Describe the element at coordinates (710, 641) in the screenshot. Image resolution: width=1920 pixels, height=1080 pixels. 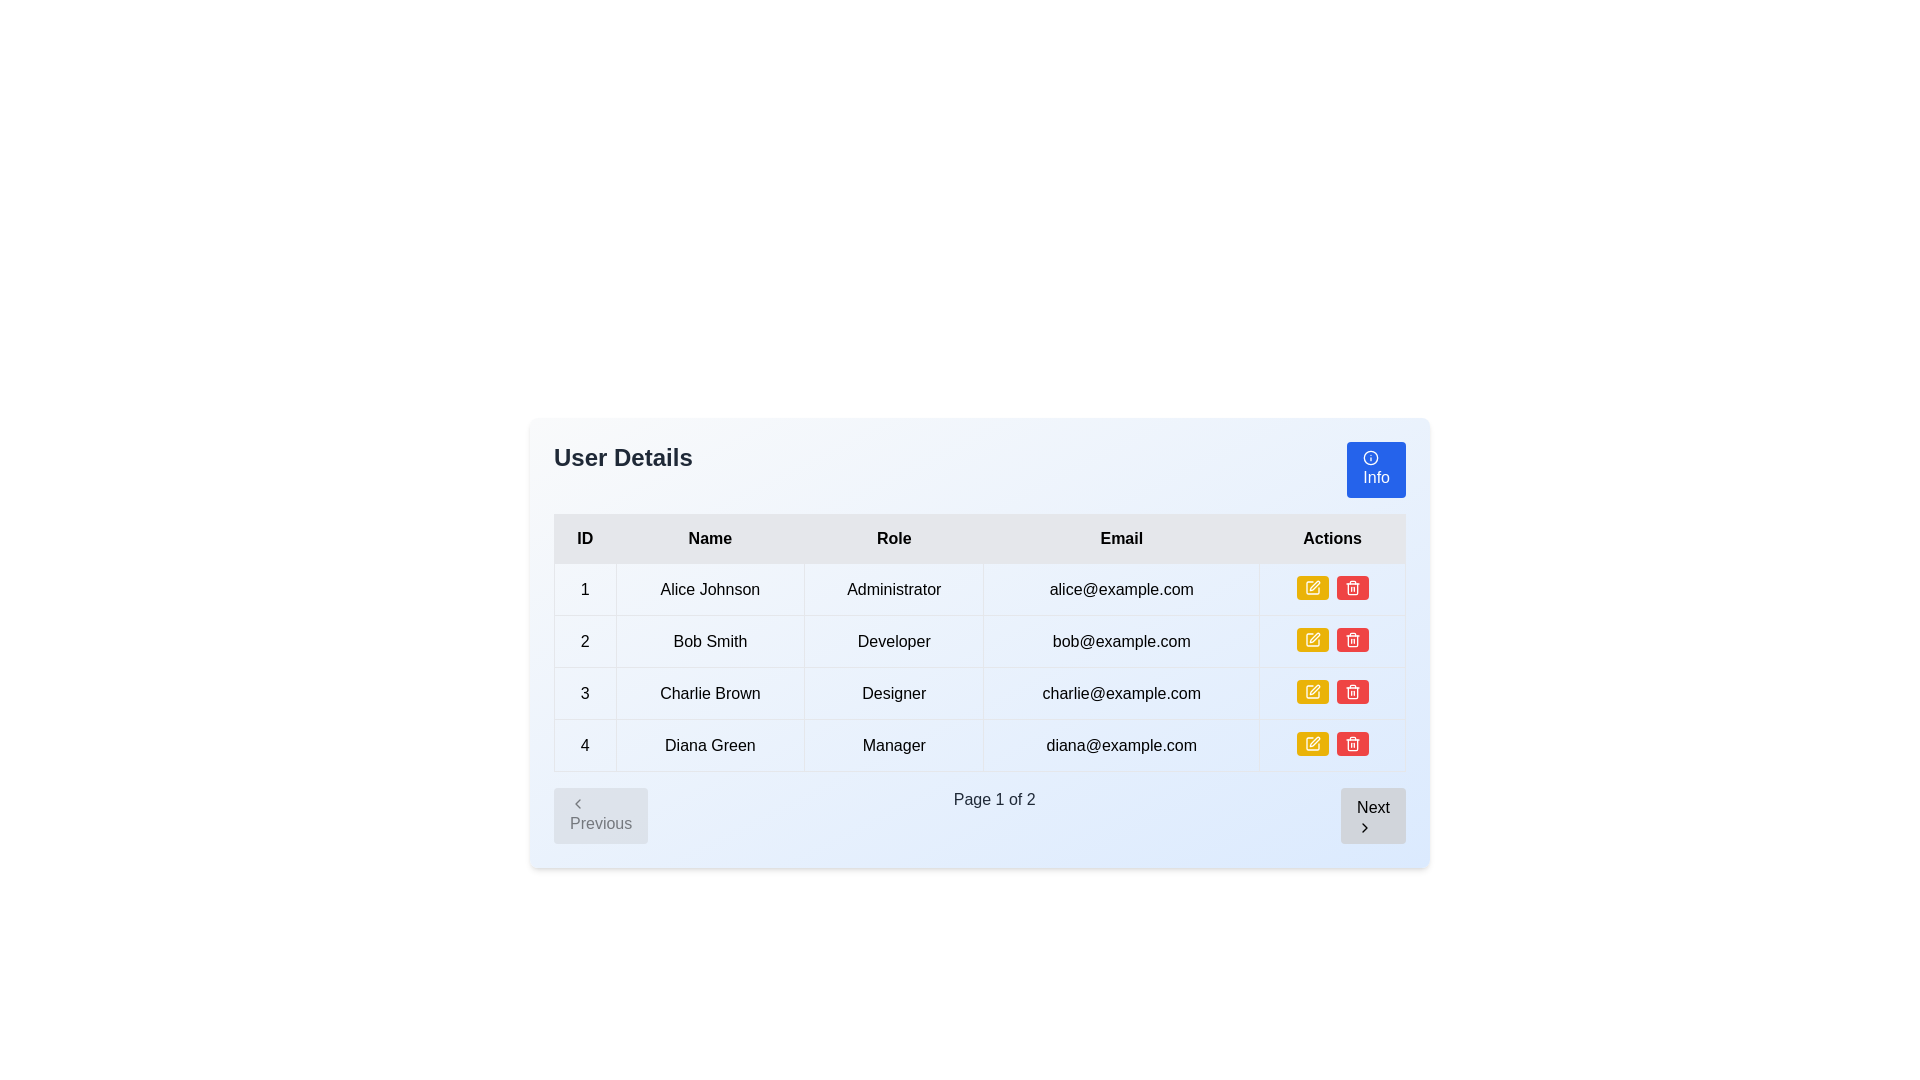
I see `the text label displaying 'Bob Smith', which is the second cell under the 'Name' column in the user details table` at that location.